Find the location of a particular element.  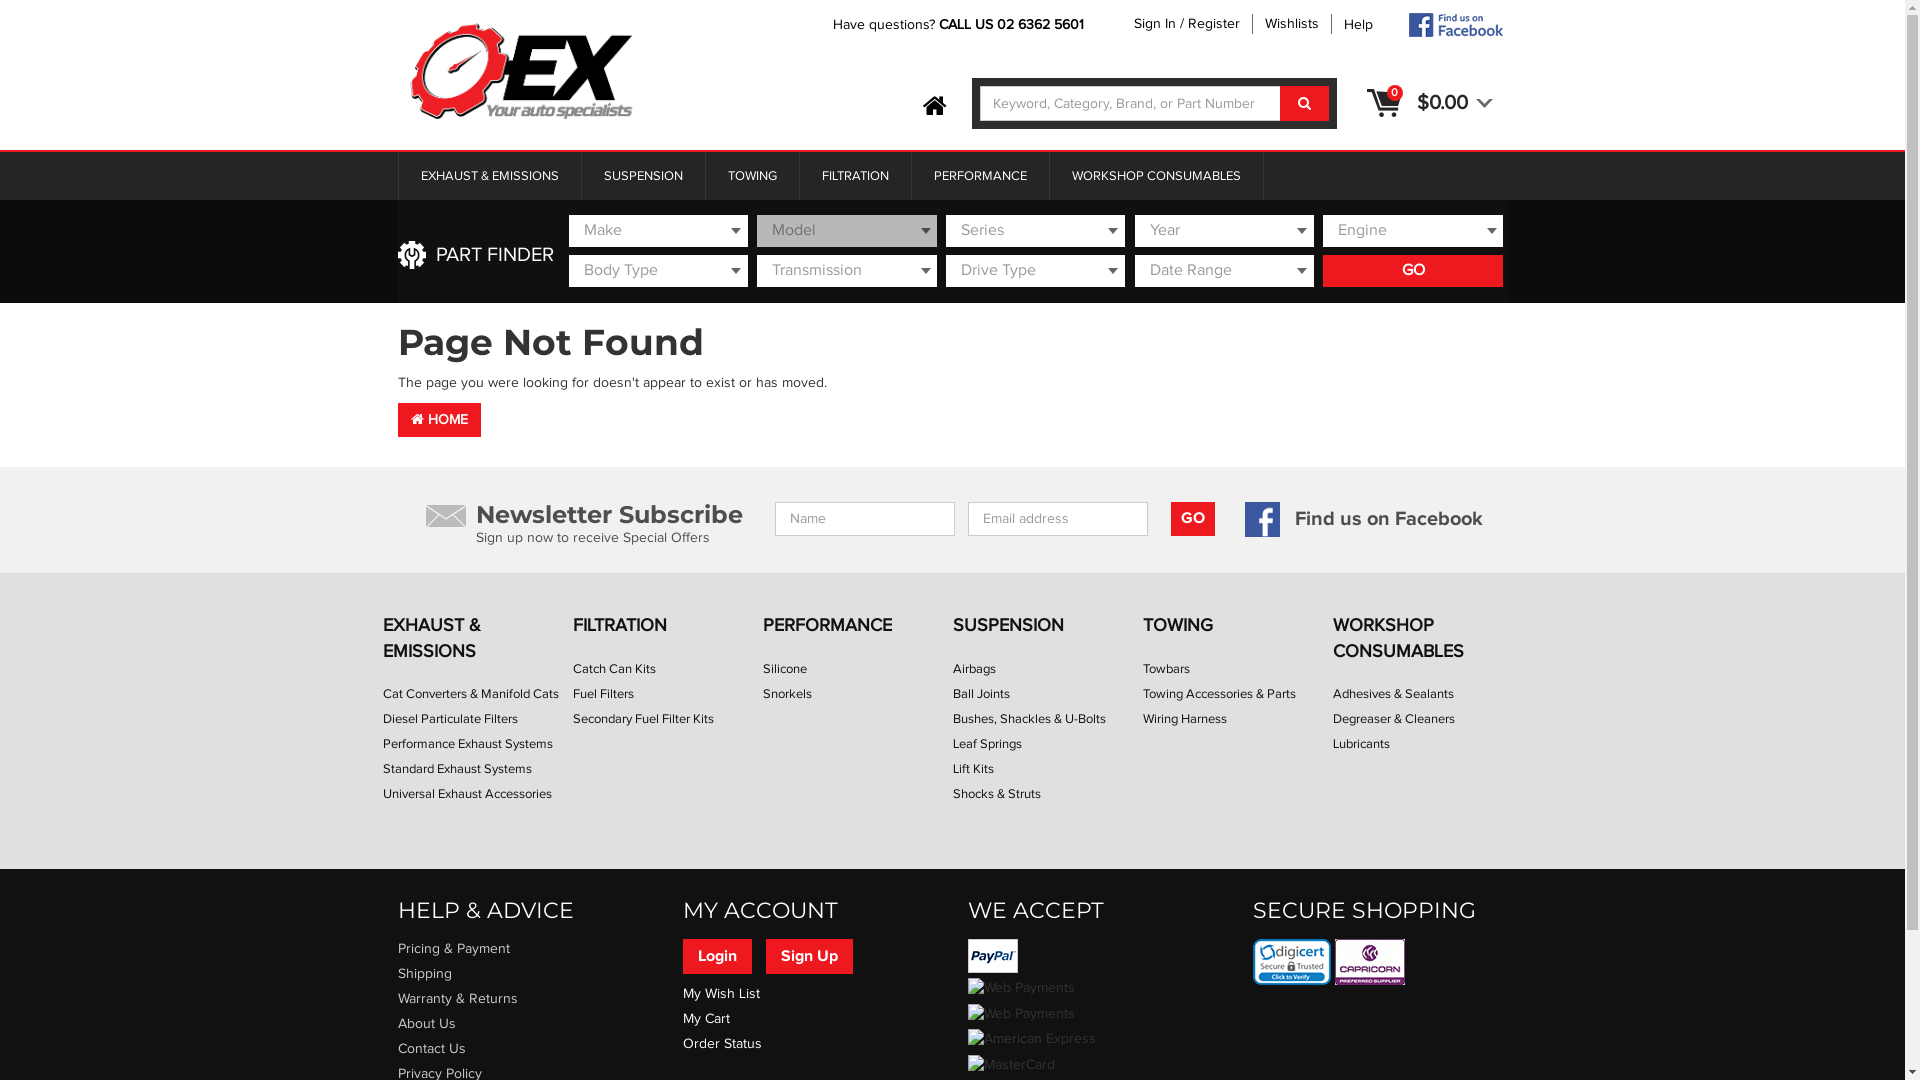

'Secondary Fuel Filter Kits' is located at coordinates (642, 717).